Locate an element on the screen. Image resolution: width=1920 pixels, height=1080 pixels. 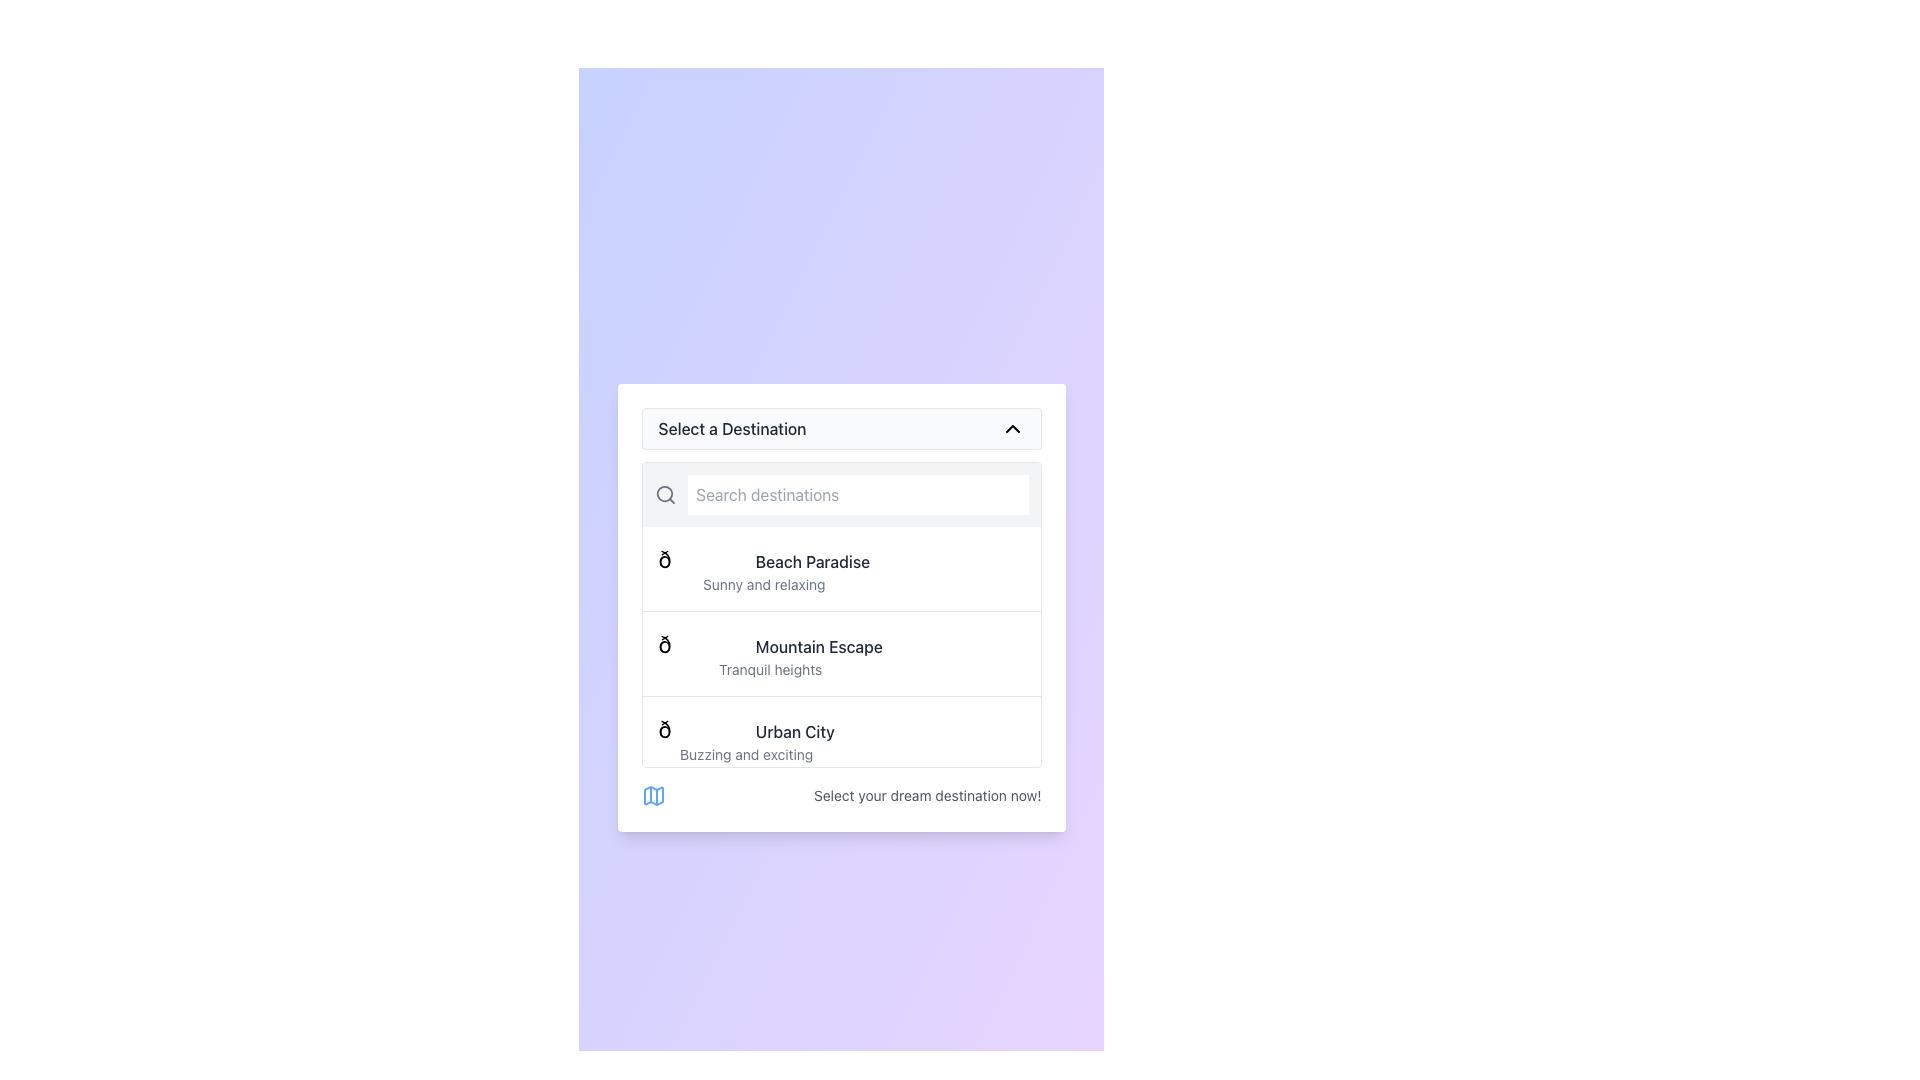
the dropdown menu header element that serves as the selectable header for a dropdown menu, displaying the currently selected value is located at coordinates (841, 427).